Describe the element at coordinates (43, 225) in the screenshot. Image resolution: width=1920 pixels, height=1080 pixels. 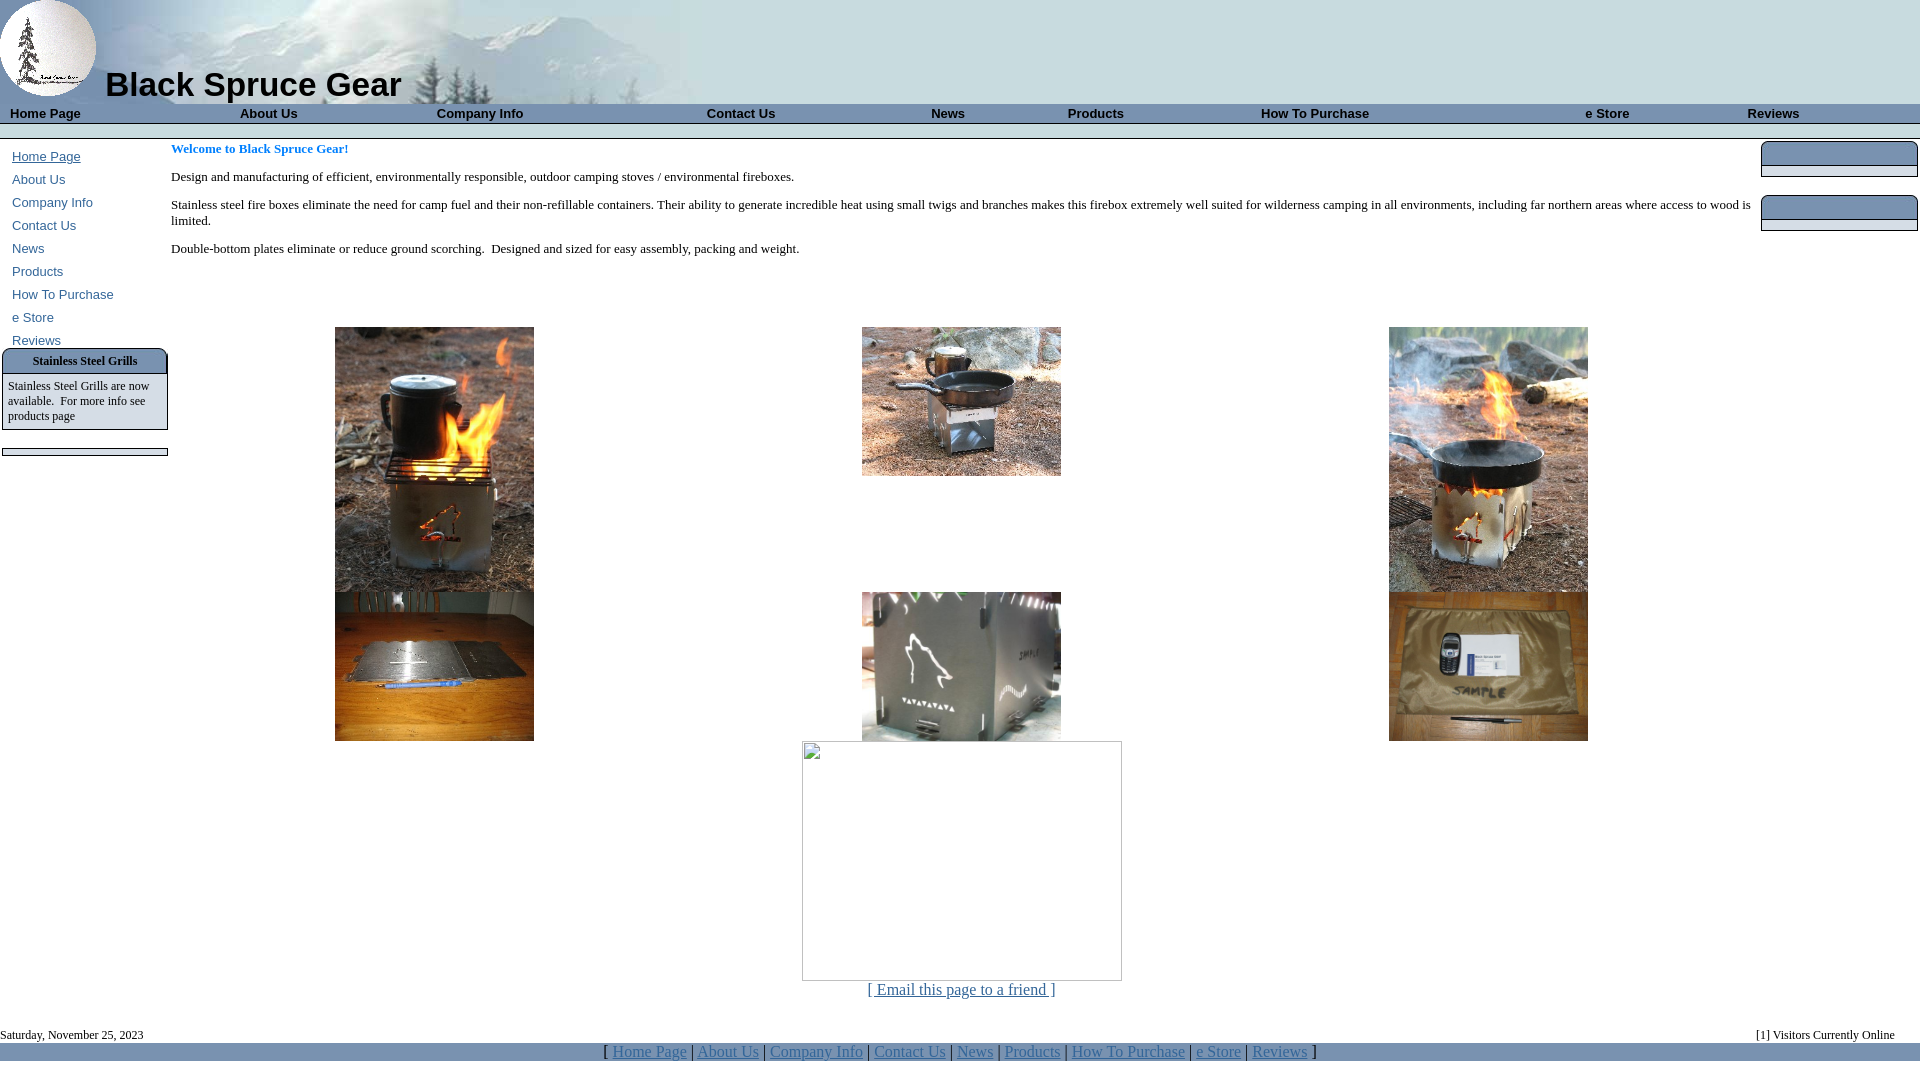
I see `'Contact Us'` at that location.